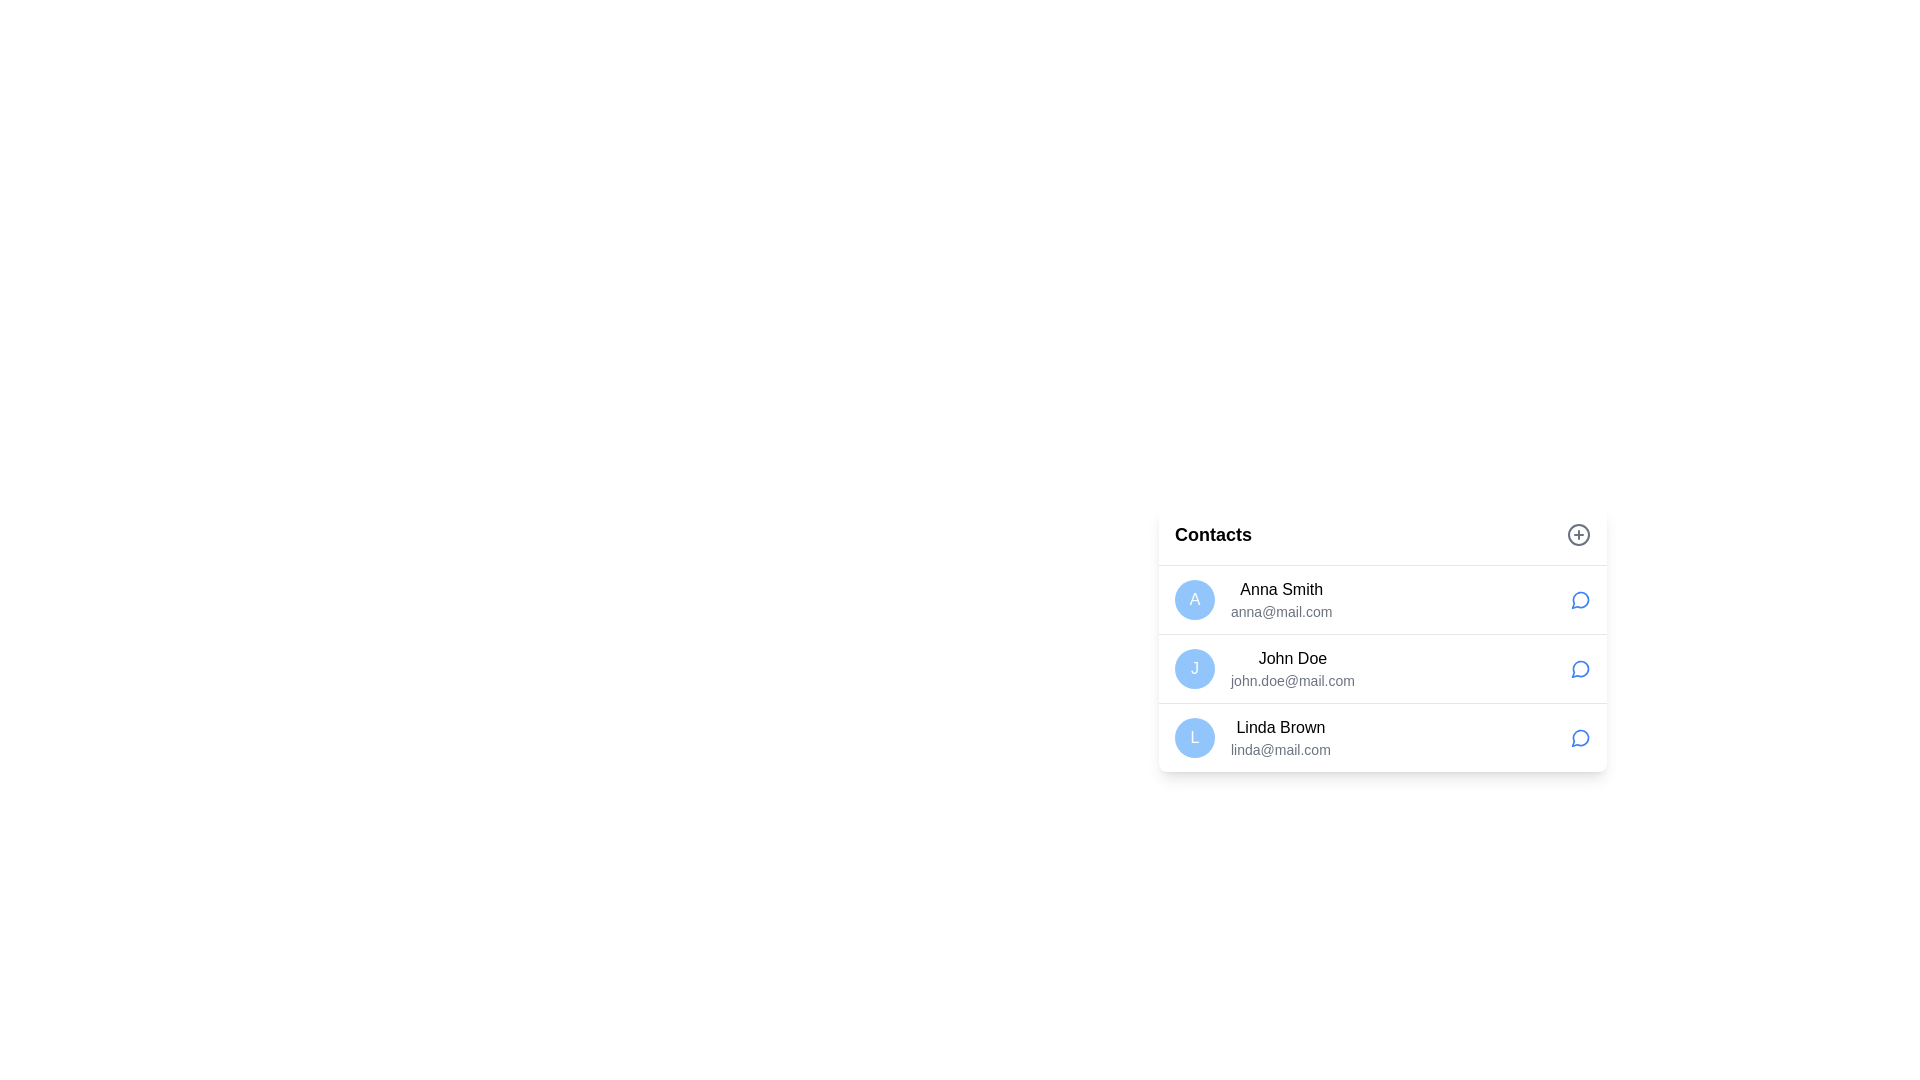 The height and width of the screenshot is (1080, 1920). Describe the element at coordinates (1579, 599) in the screenshot. I see `the circular speech bubble button located at the right end of the row containing 'Anna Smith' and 'anna@mail.com' to trigger the hover effect` at that location.